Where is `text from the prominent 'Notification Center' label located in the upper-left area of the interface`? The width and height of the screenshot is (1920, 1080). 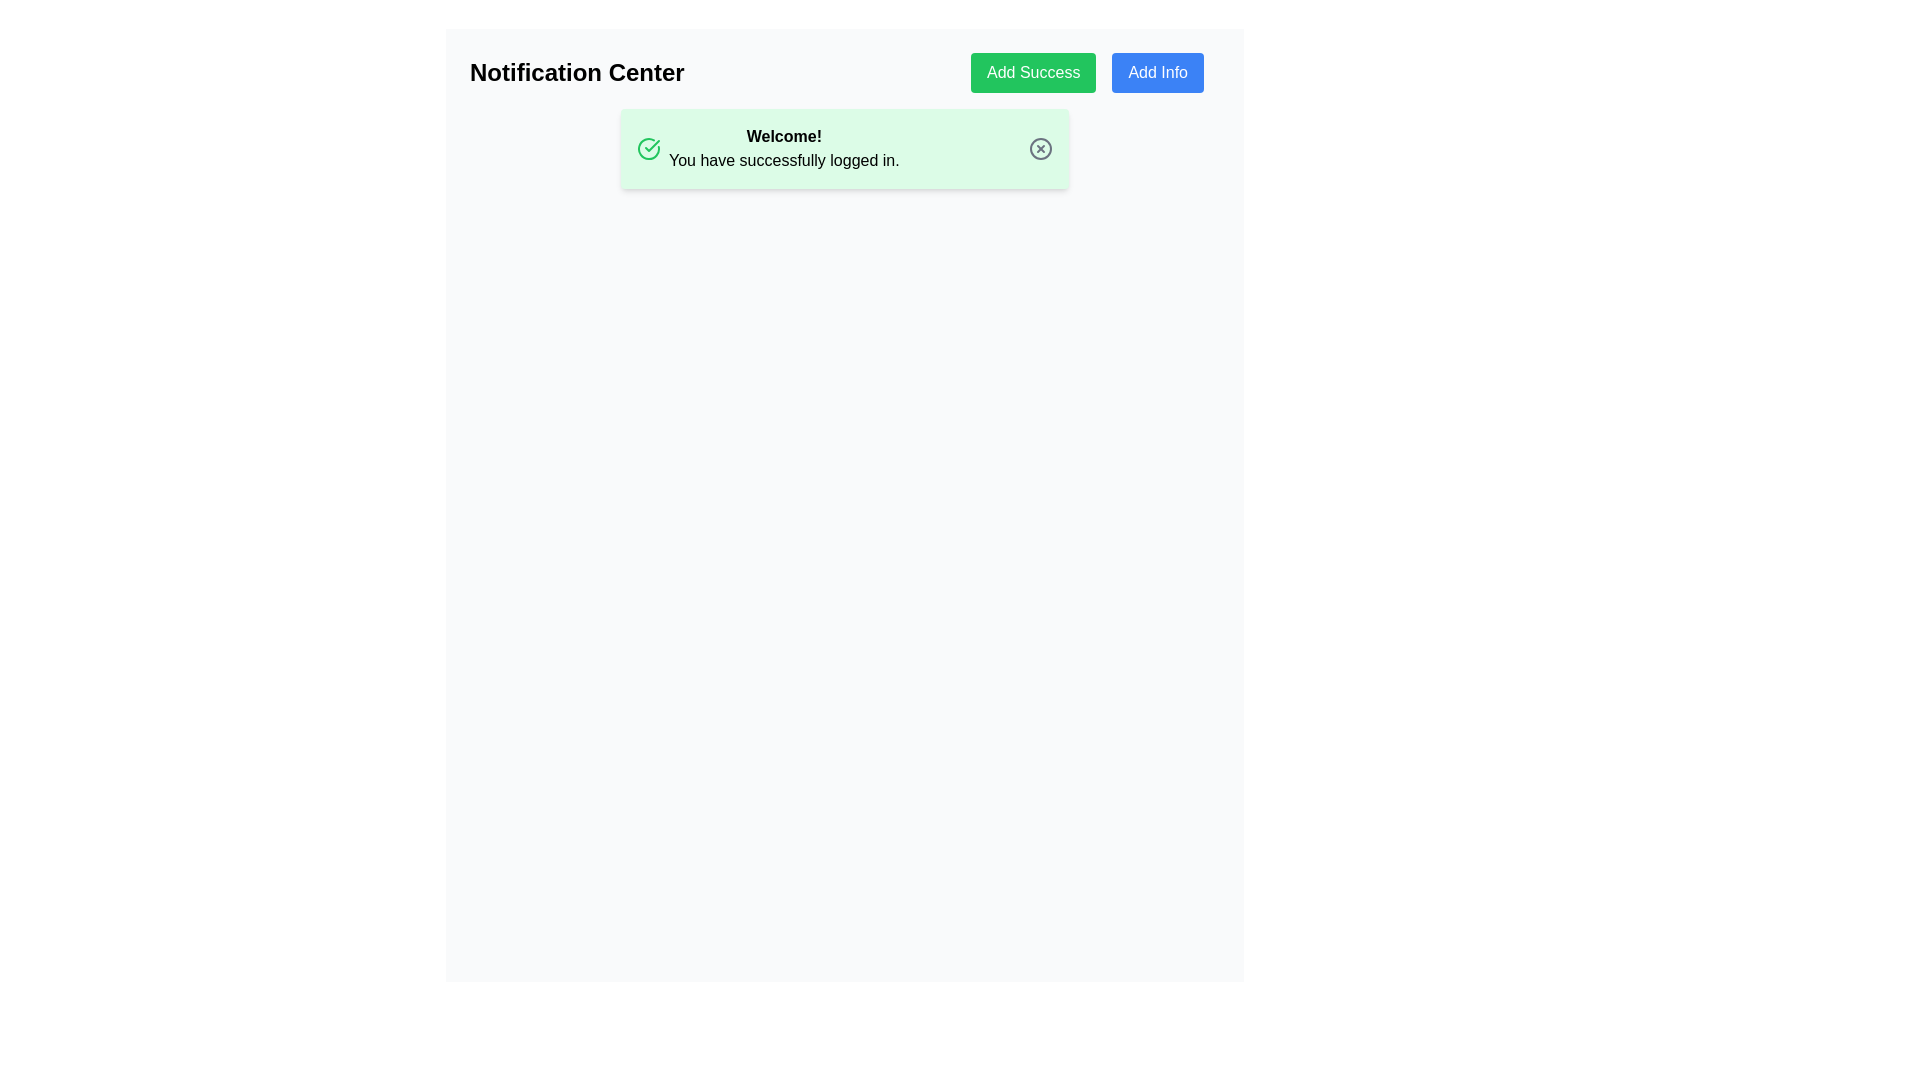
text from the prominent 'Notification Center' label located in the upper-left area of the interface is located at coordinates (576, 72).